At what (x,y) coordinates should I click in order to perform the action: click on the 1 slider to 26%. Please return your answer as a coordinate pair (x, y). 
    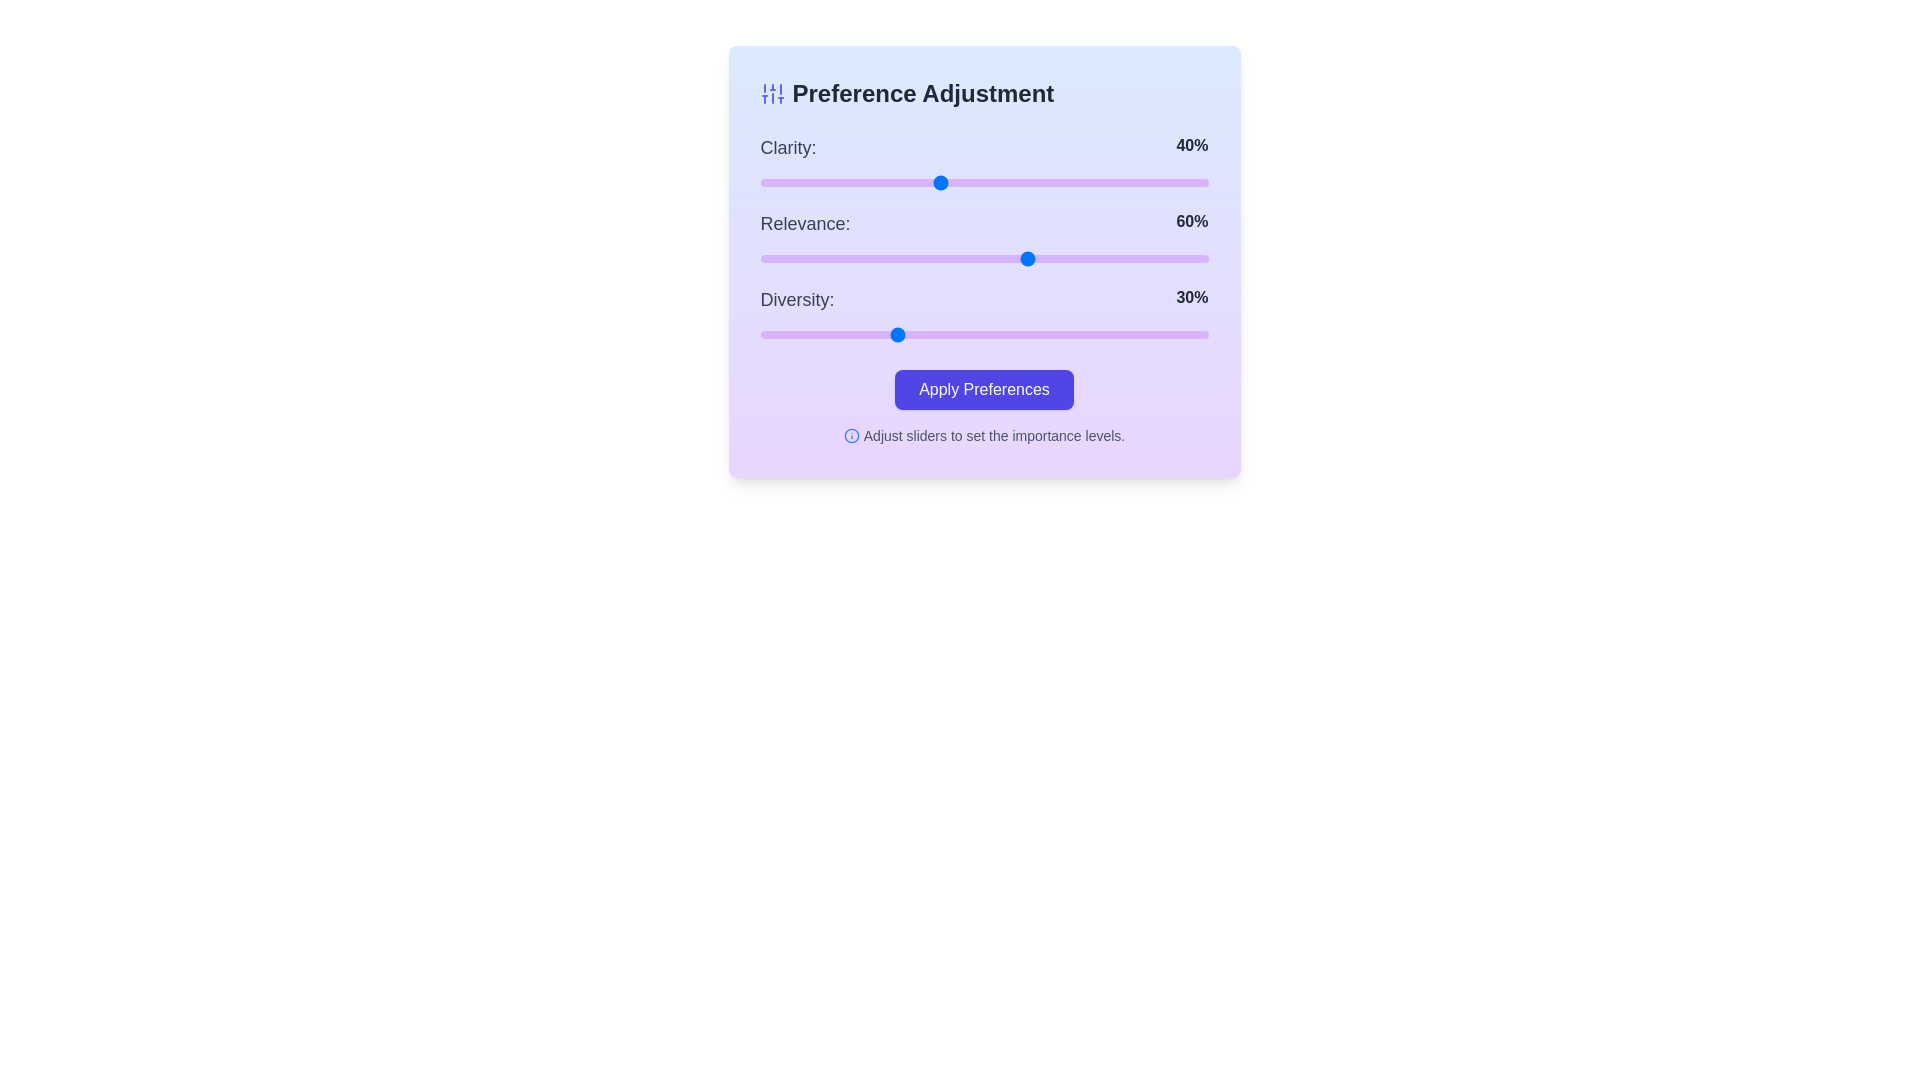
    Looking at the image, I should click on (877, 257).